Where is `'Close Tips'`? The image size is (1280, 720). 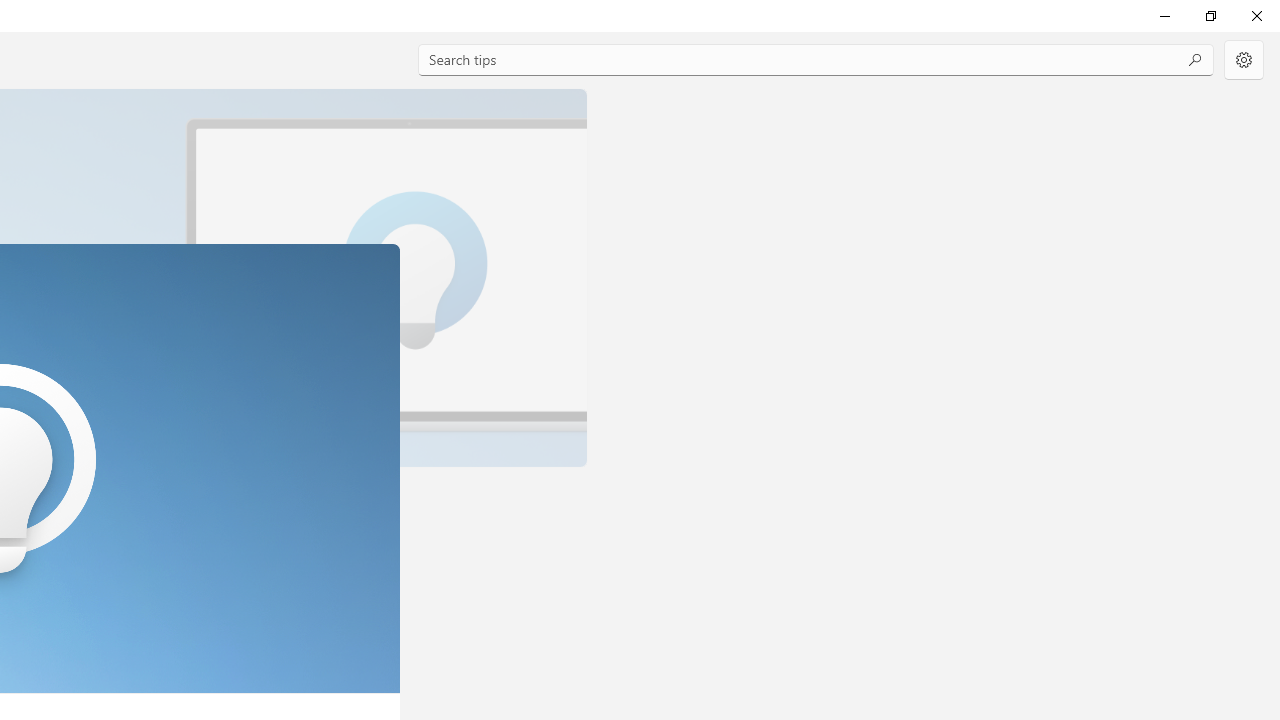 'Close Tips' is located at coordinates (1255, 15).